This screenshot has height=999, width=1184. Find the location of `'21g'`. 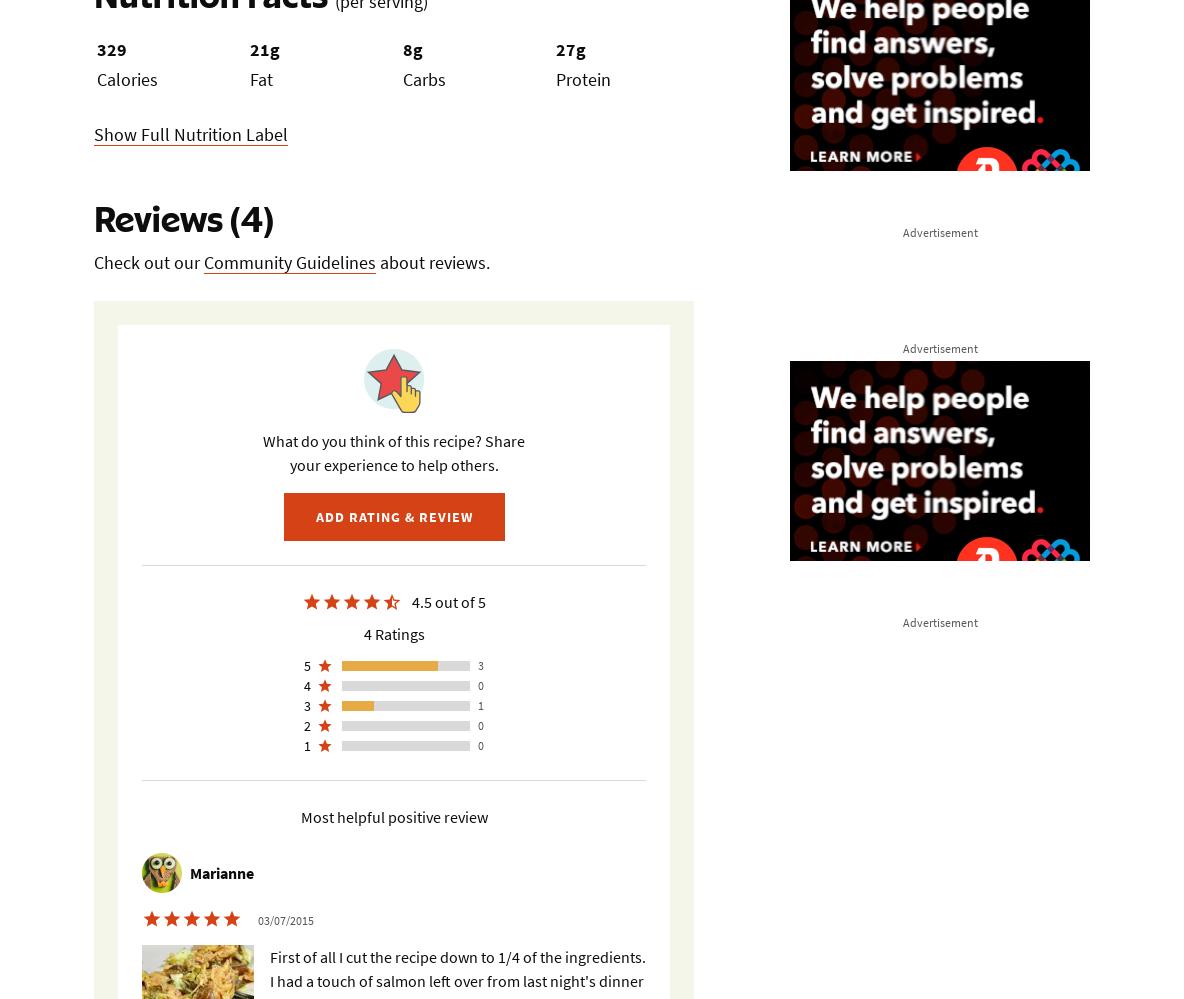

'21g' is located at coordinates (264, 49).